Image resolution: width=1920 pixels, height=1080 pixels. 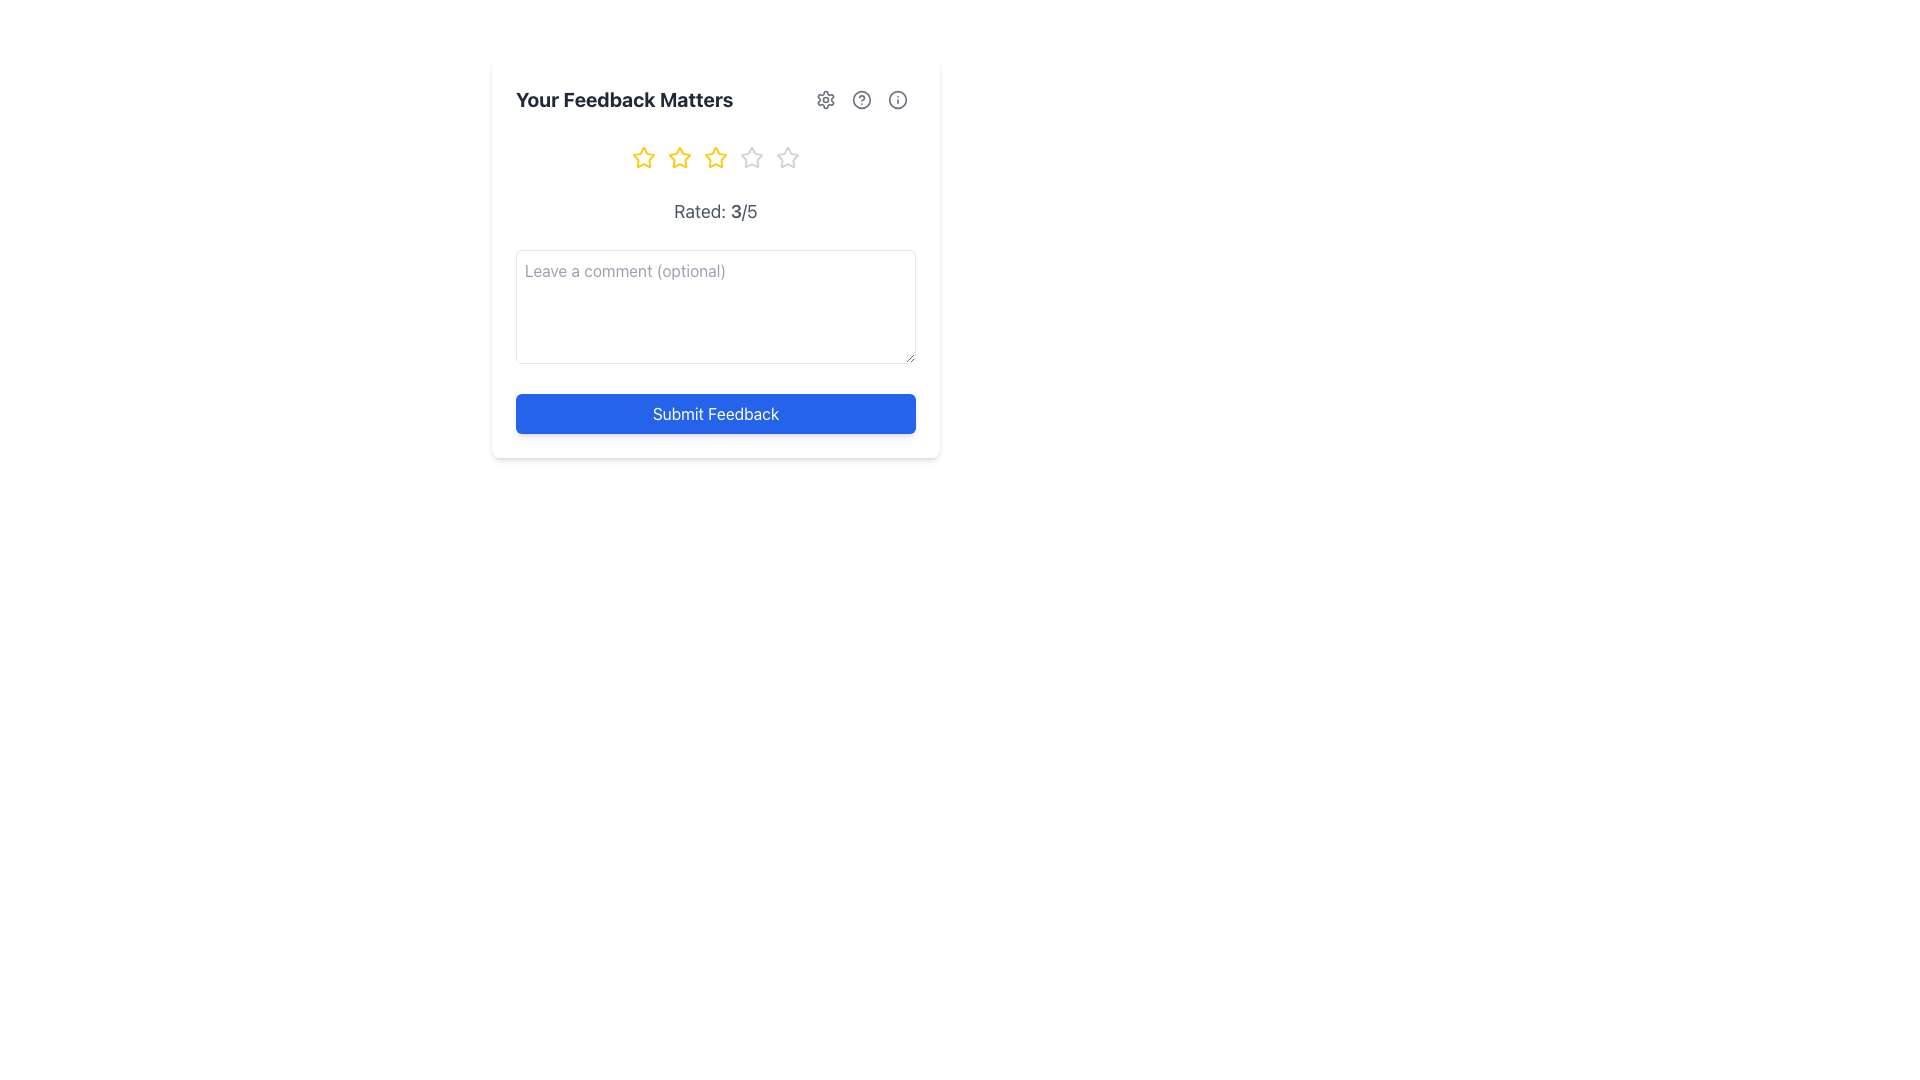 I want to click on the second yellow star icon in the horizontal arrangement, so click(x=680, y=157).